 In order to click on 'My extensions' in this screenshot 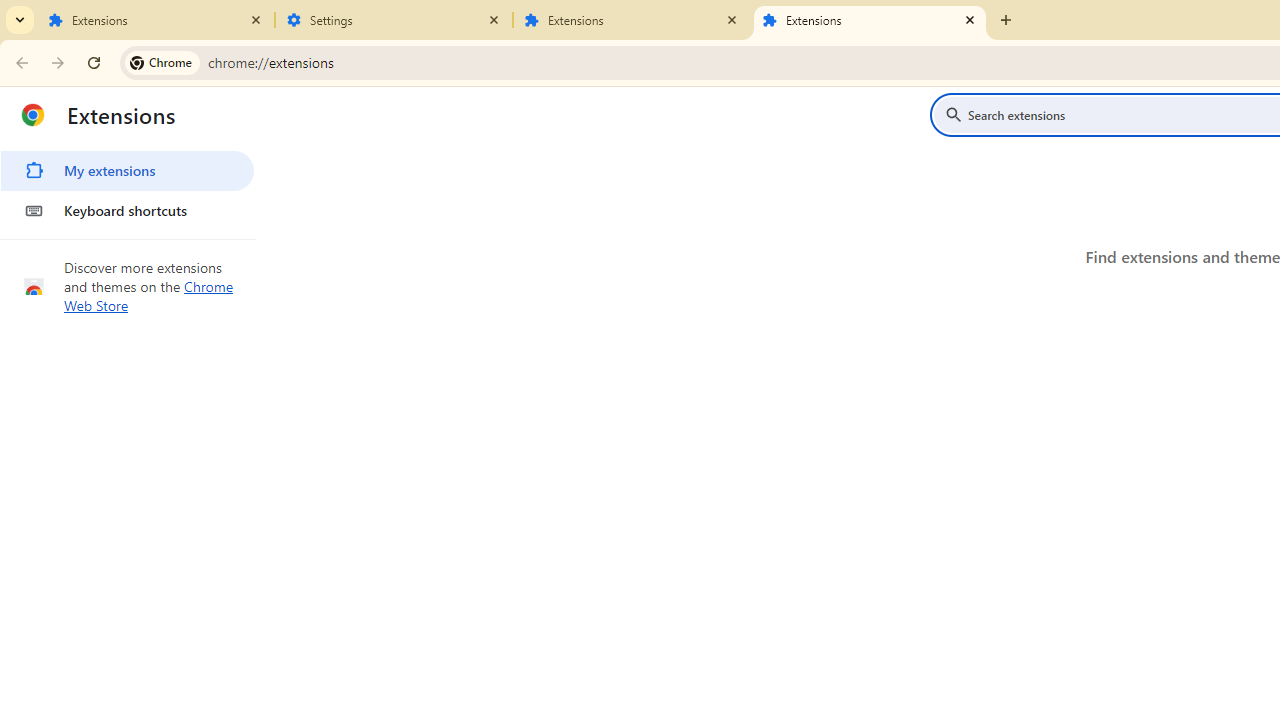, I will do `click(126, 170)`.